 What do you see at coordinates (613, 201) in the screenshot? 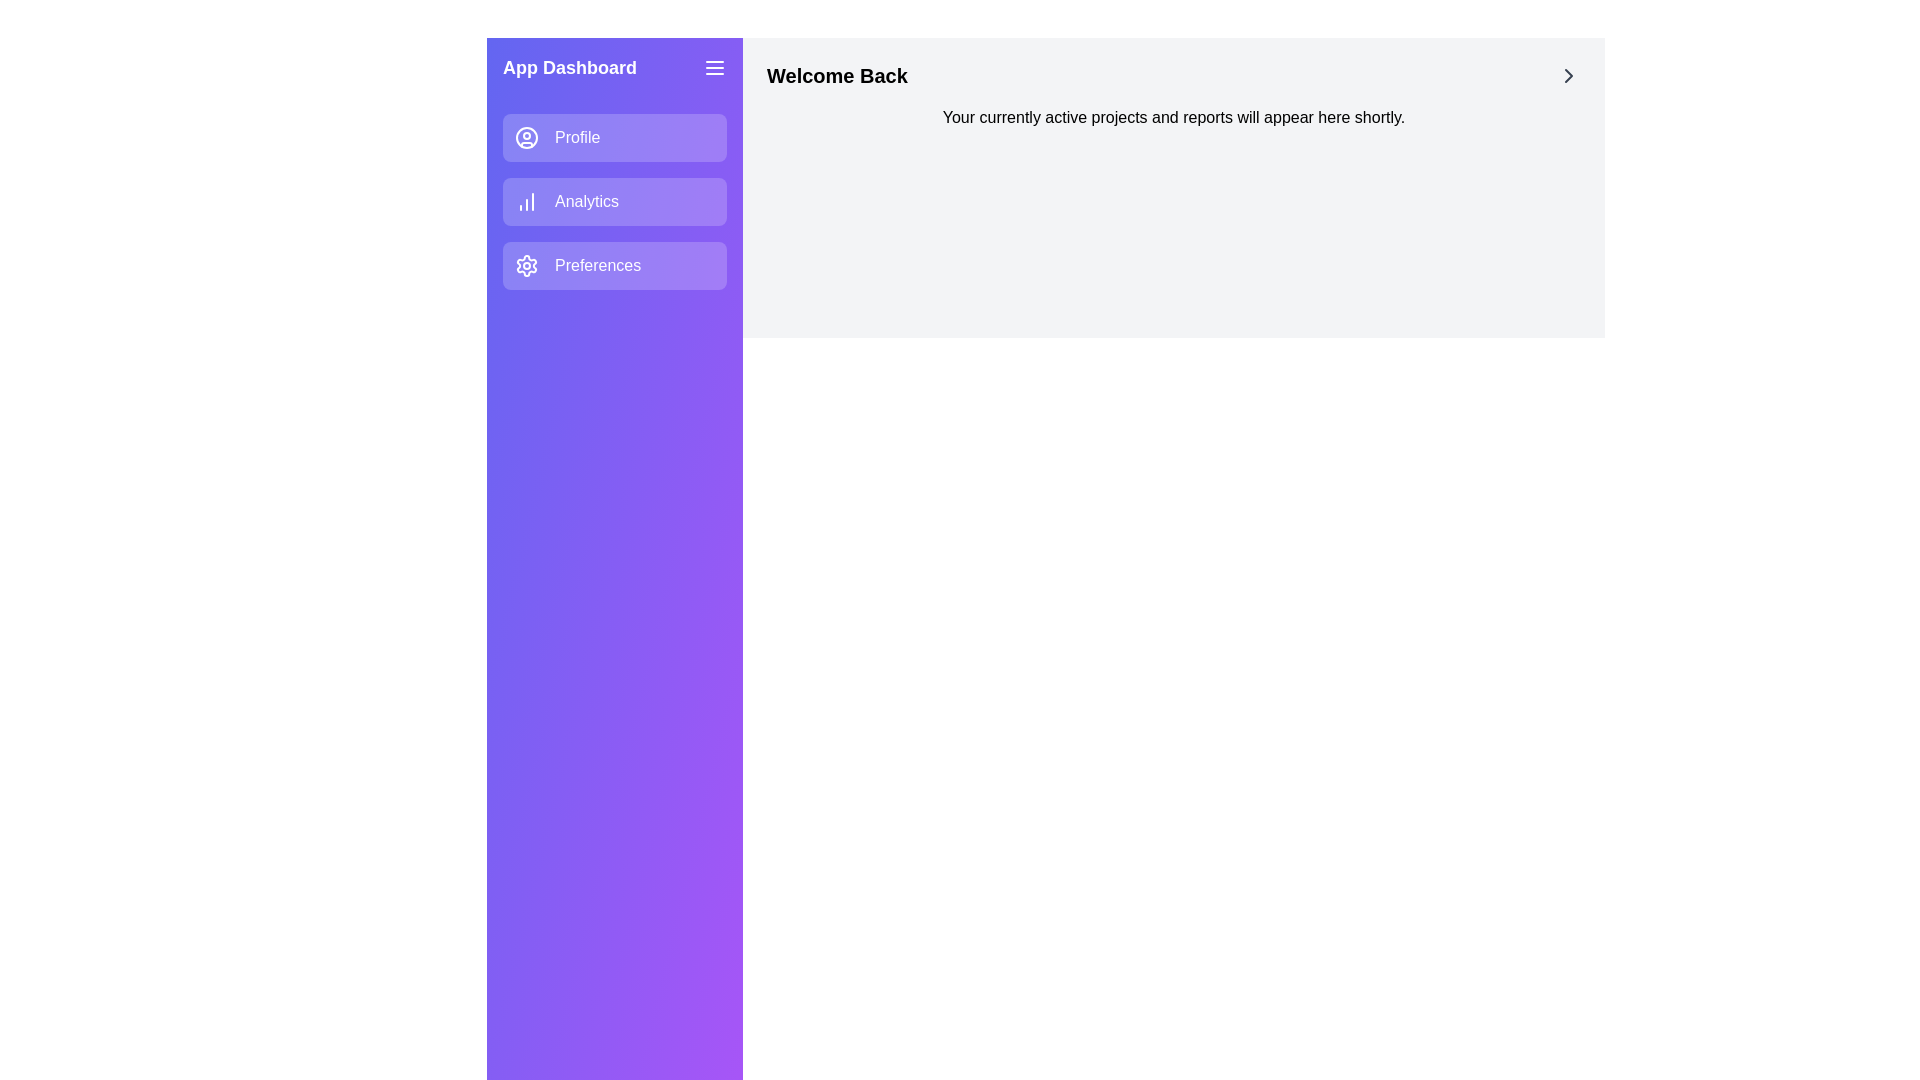
I see `the navigation item labeled Analytics to navigate to its section` at bounding box center [613, 201].